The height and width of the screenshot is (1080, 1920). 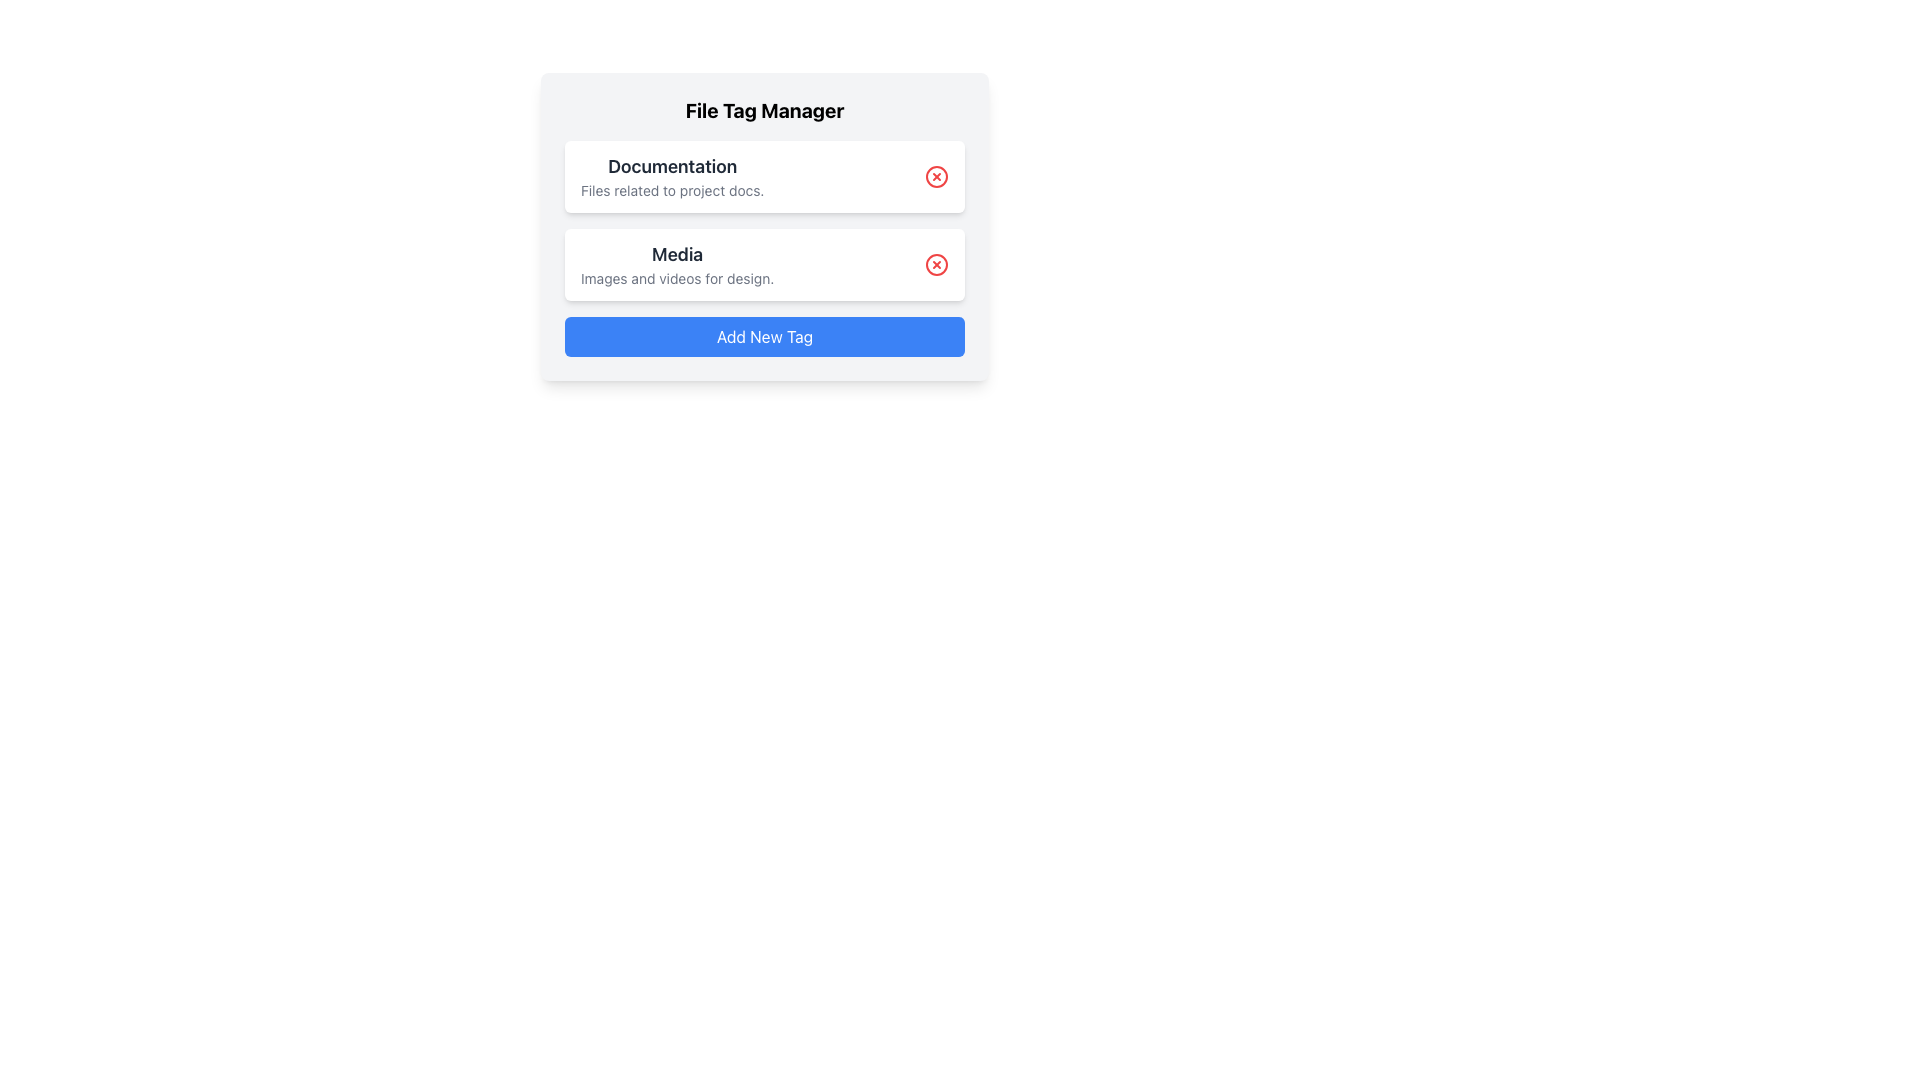 What do you see at coordinates (677, 264) in the screenshot?
I see `the 'Media' file tag category text block, which includes a descriptive heading and subtext, positioned centrally below the 'Documentation' card in the 'File Tag Manager' interface` at bounding box center [677, 264].